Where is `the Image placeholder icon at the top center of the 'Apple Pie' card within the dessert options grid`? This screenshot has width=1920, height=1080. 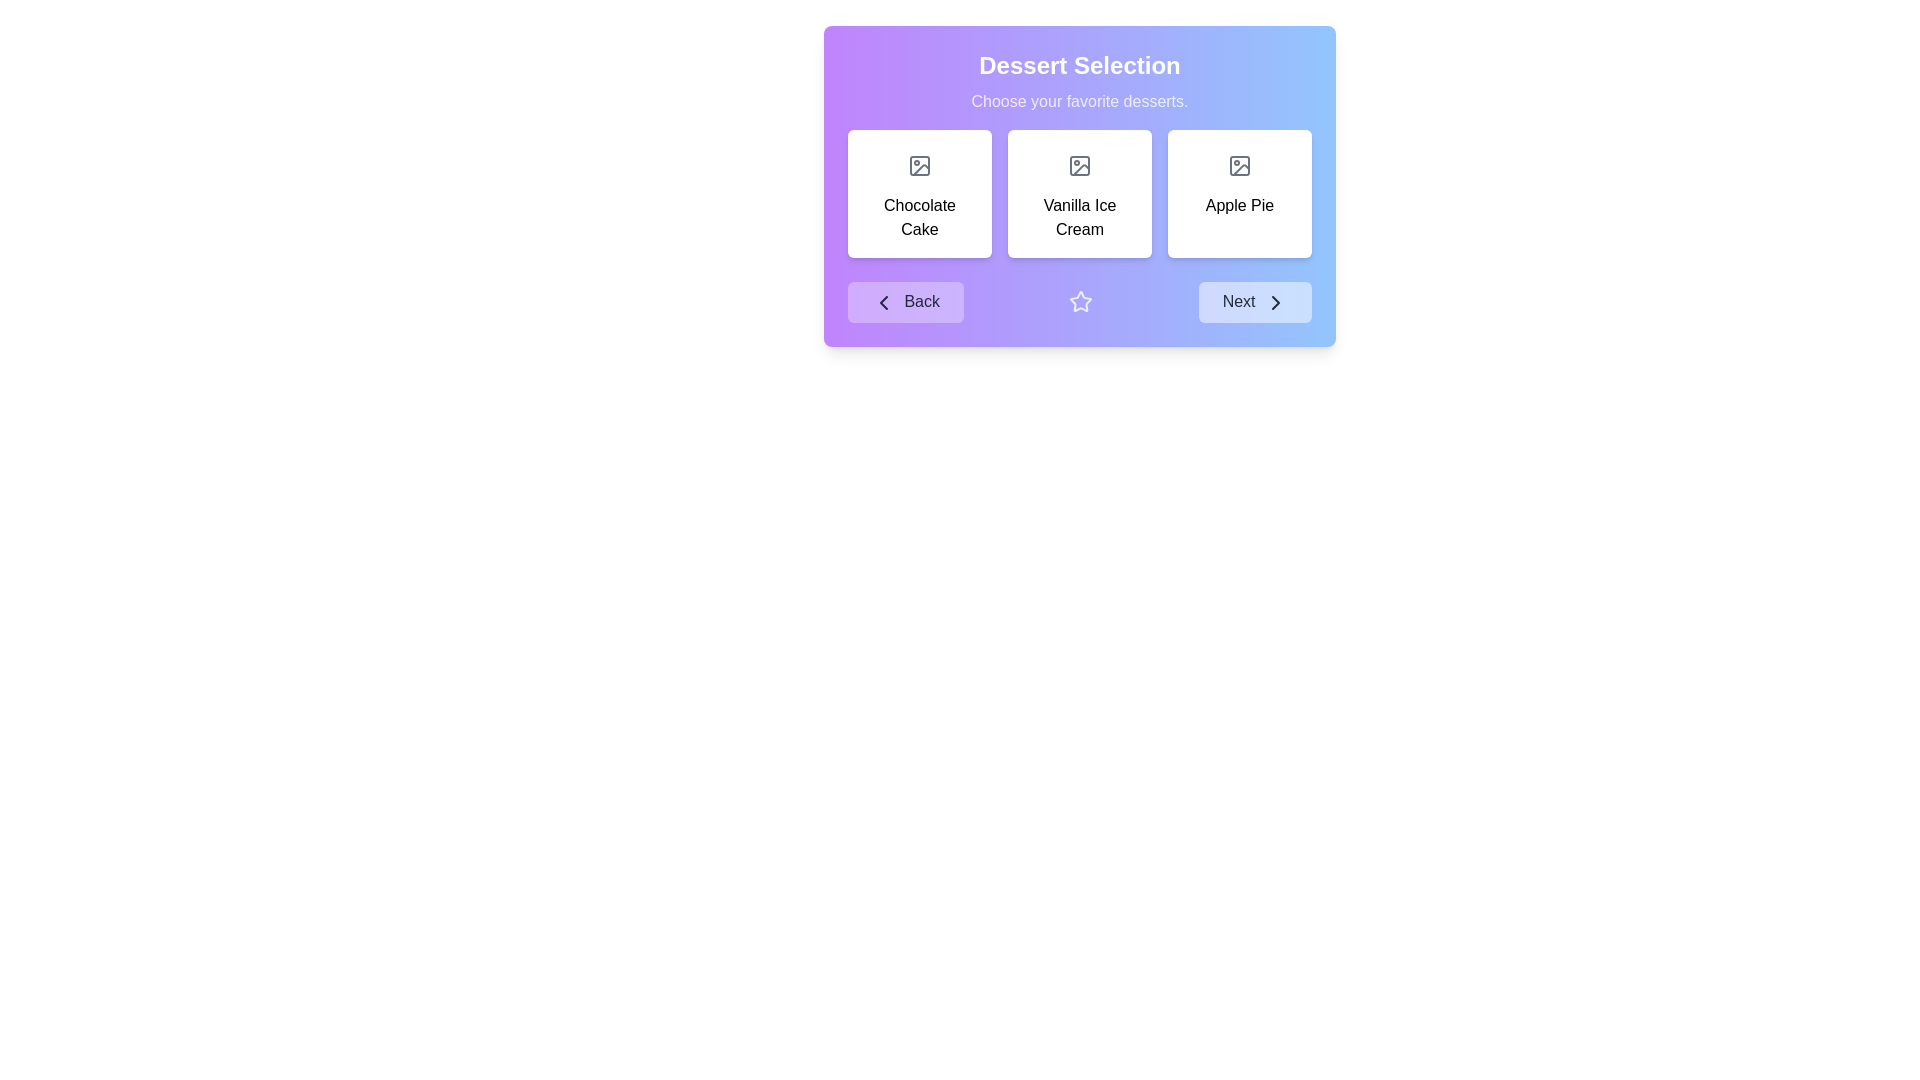 the Image placeholder icon at the top center of the 'Apple Pie' card within the dessert options grid is located at coordinates (1238, 164).